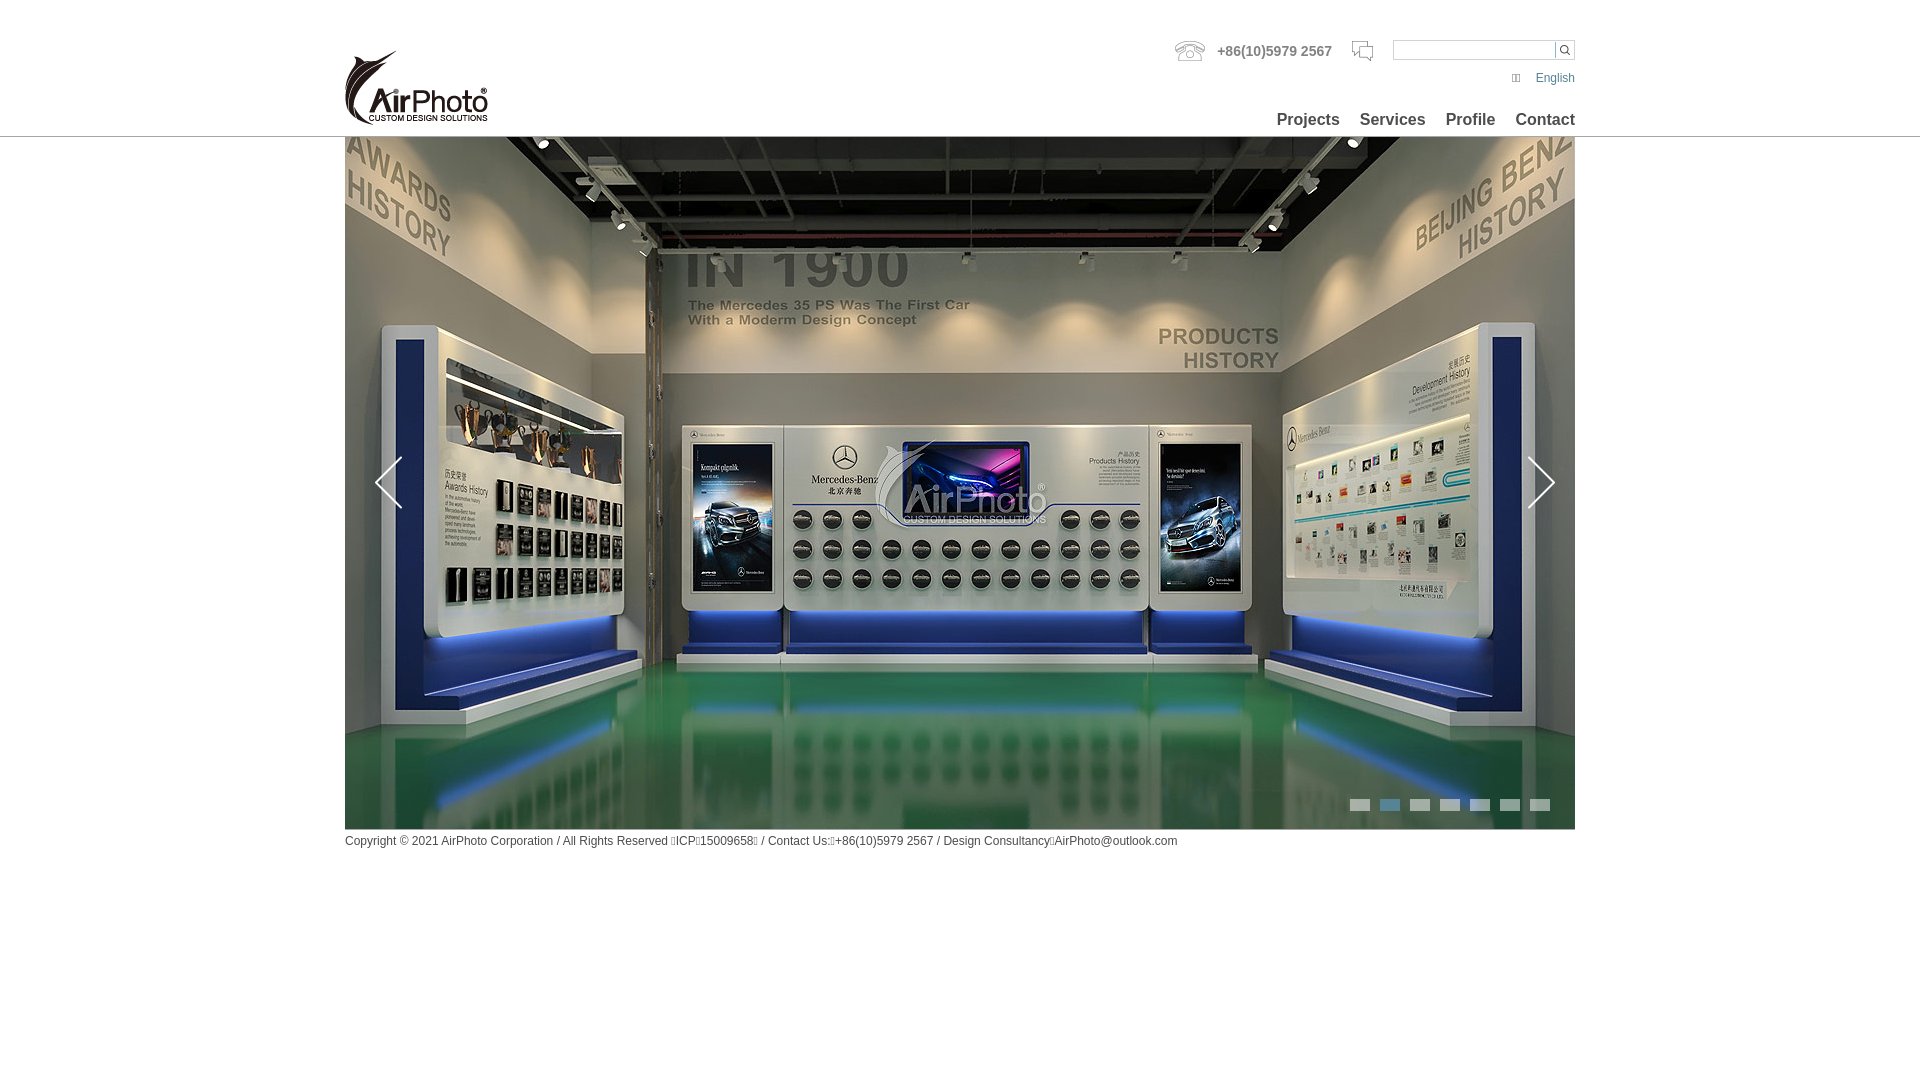  I want to click on 'Profile', so click(1470, 119).